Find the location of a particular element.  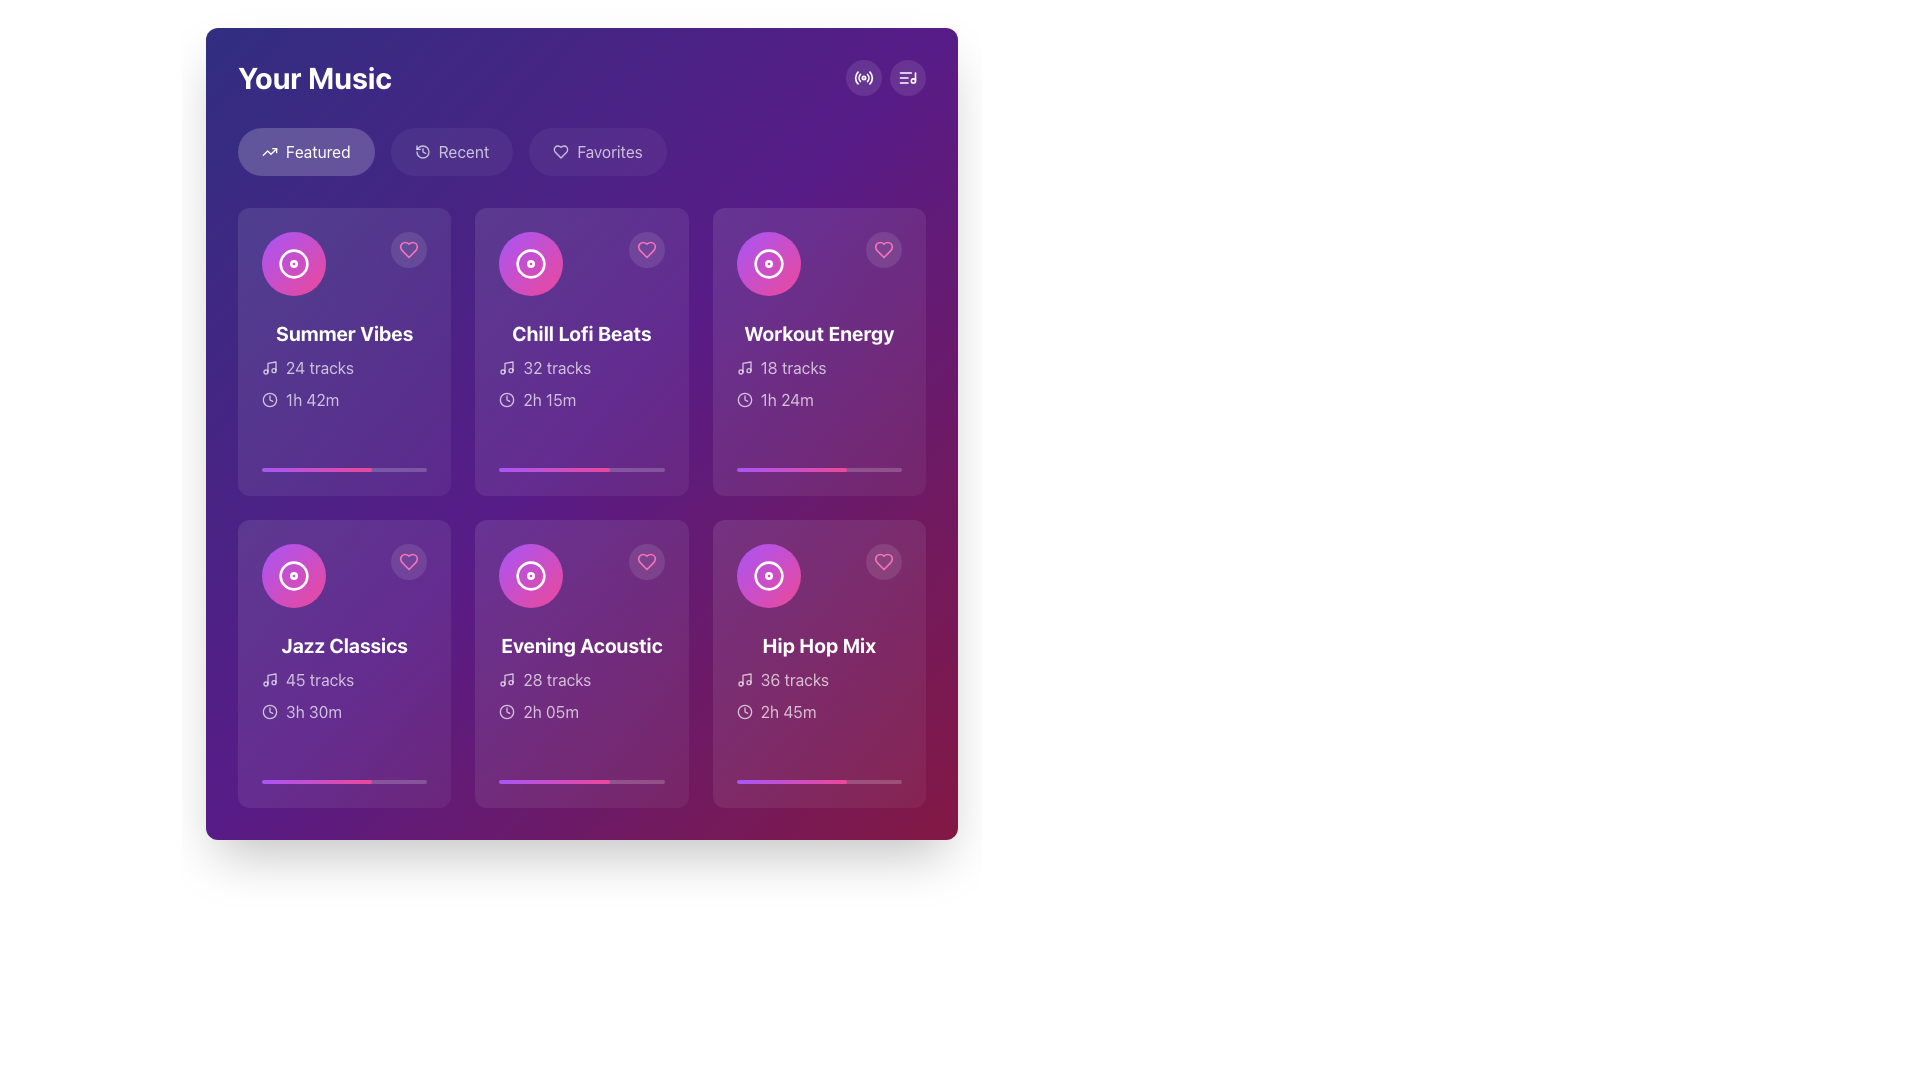

the track count for the 'Jazz Classics' playlist is located at coordinates (344, 678).